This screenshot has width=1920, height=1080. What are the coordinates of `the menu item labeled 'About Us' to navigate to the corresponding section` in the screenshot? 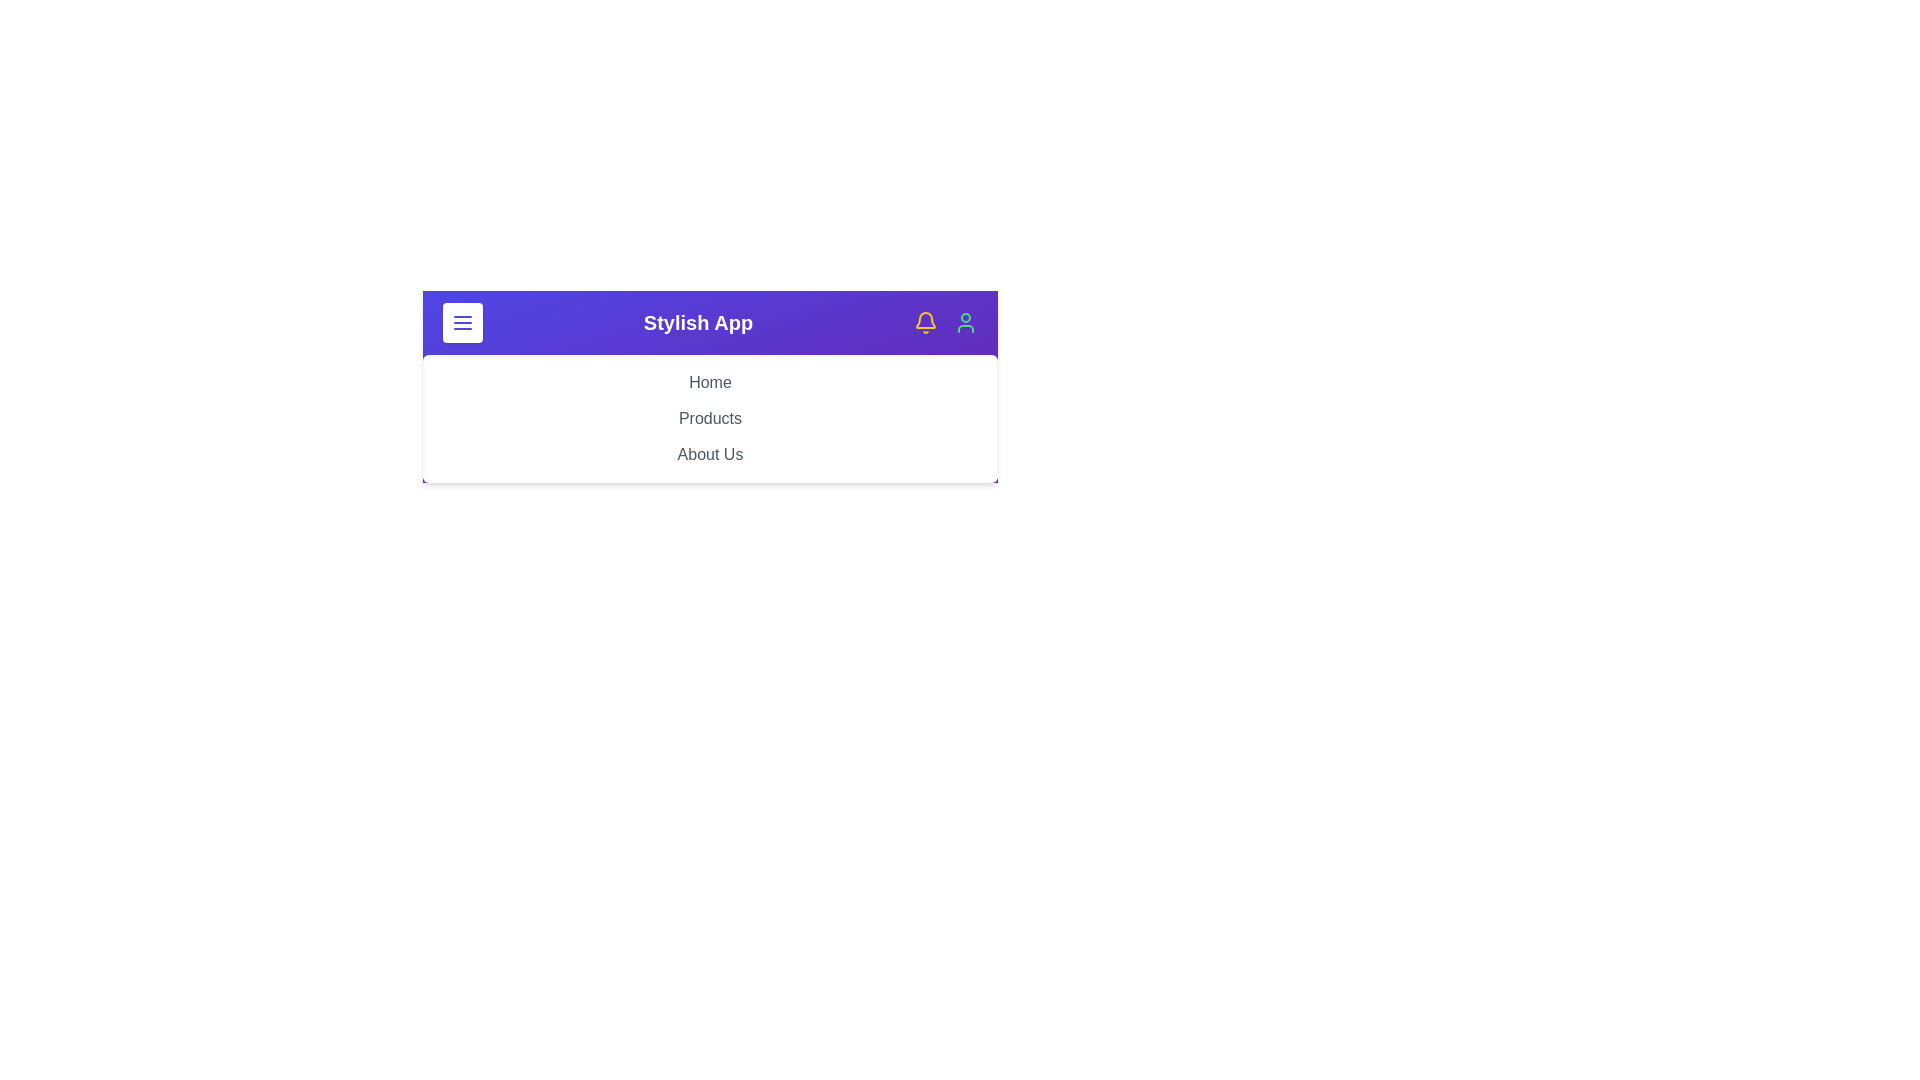 It's located at (710, 455).